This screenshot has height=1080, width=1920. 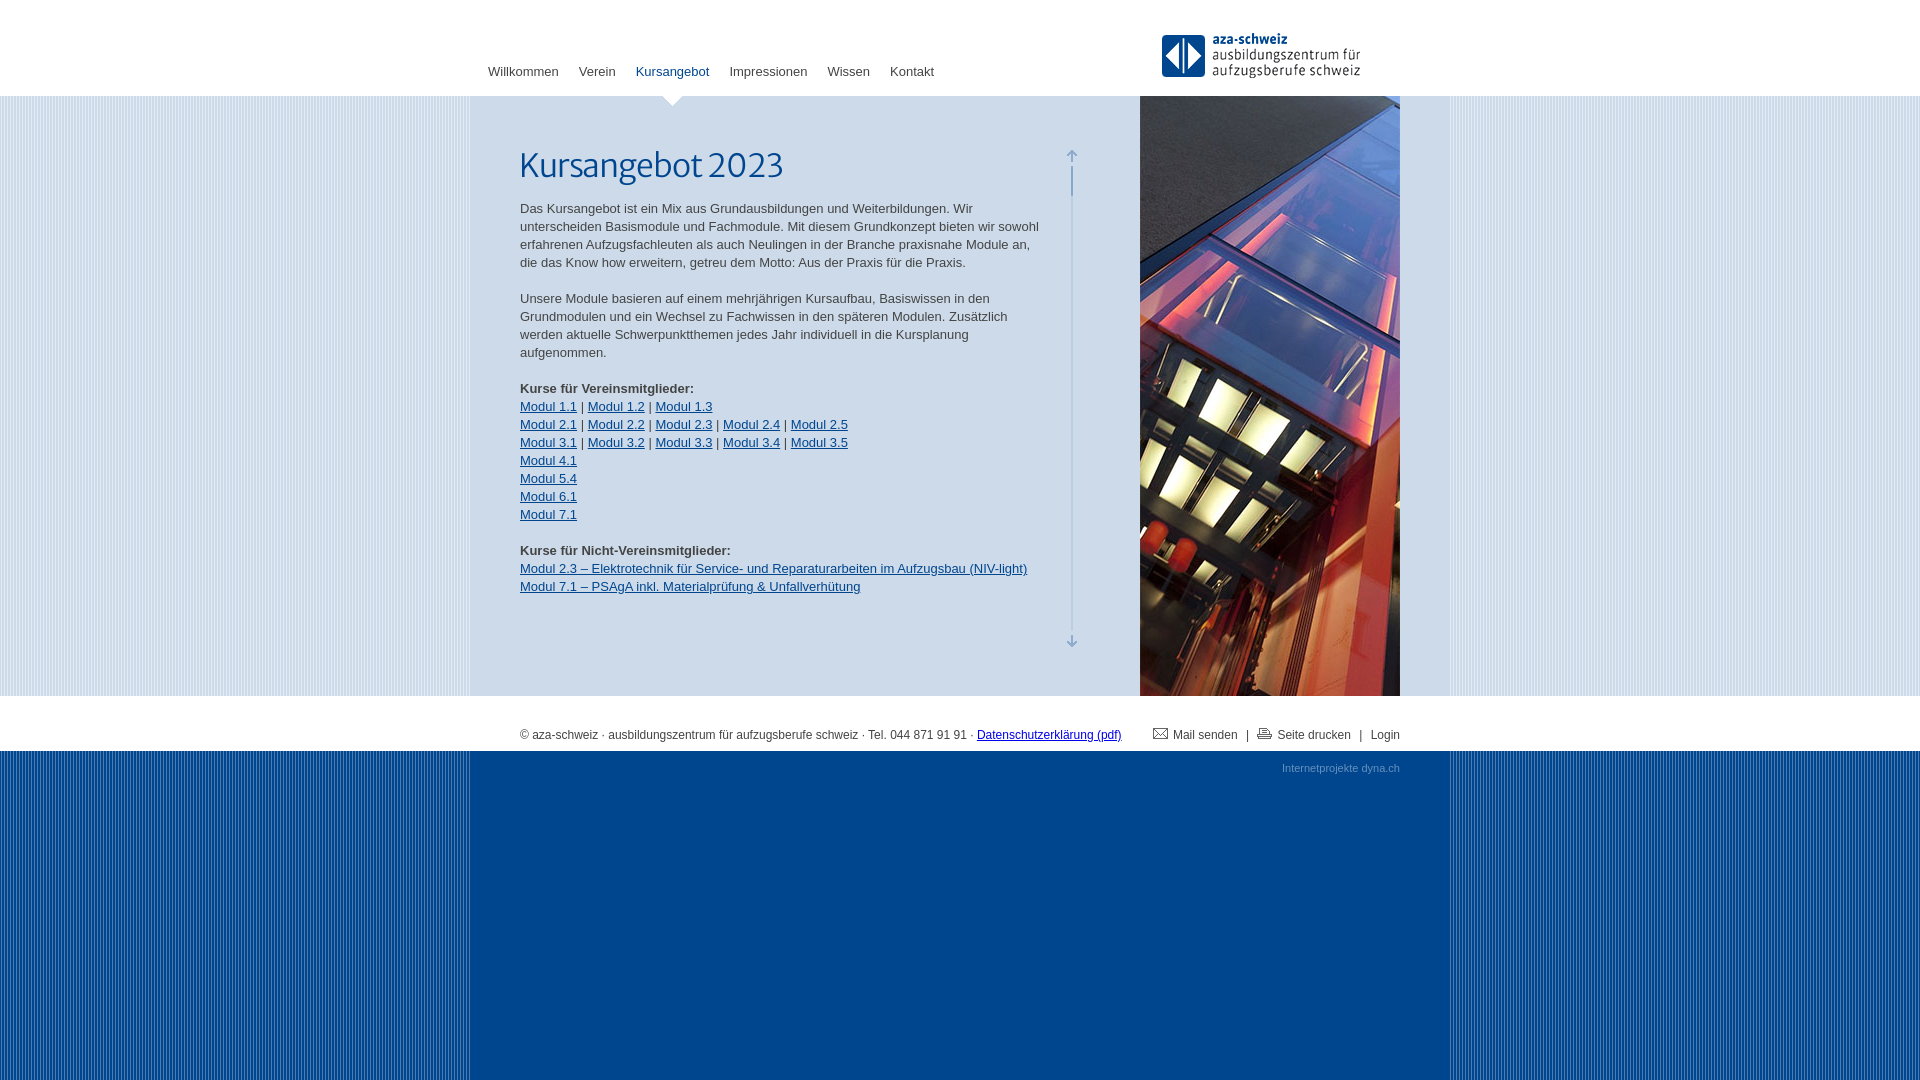 What do you see at coordinates (911, 88) in the screenshot?
I see `'Kontakt'` at bounding box center [911, 88].